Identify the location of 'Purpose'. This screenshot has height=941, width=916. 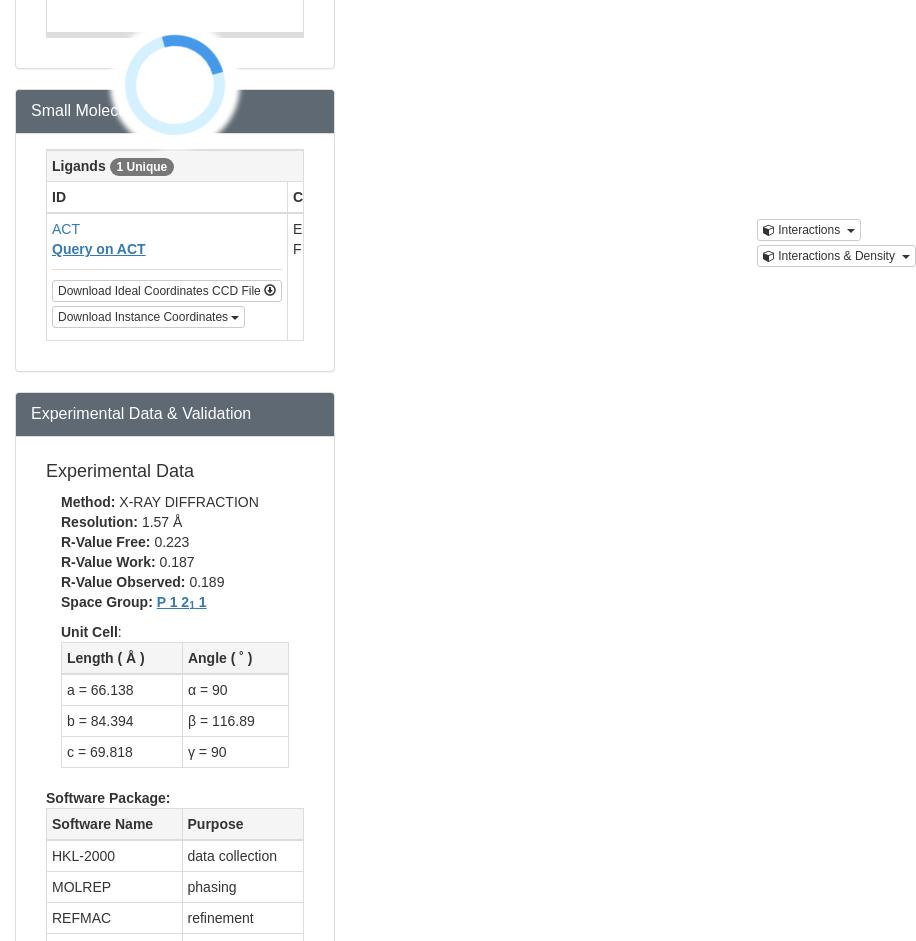
(213, 821).